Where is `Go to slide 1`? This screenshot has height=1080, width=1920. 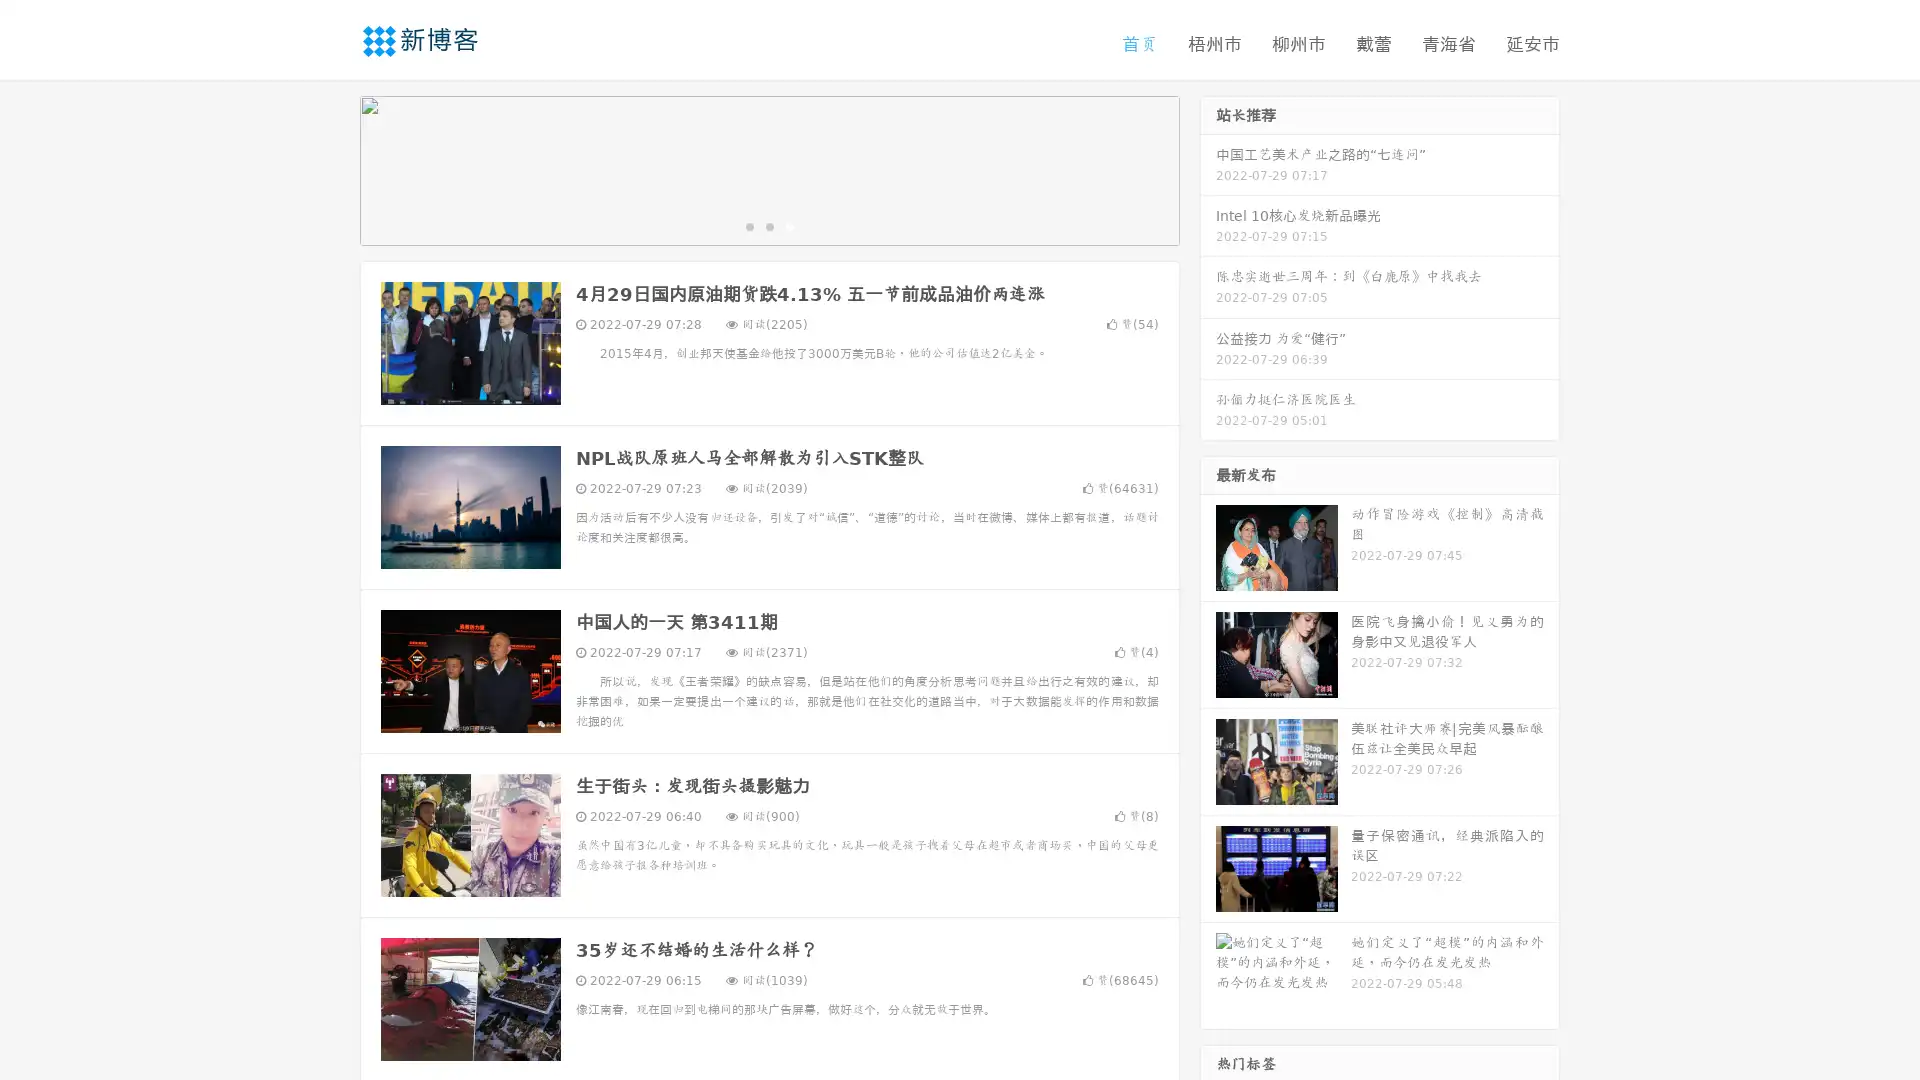 Go to slide 1 is located at coordinates (748, 225).